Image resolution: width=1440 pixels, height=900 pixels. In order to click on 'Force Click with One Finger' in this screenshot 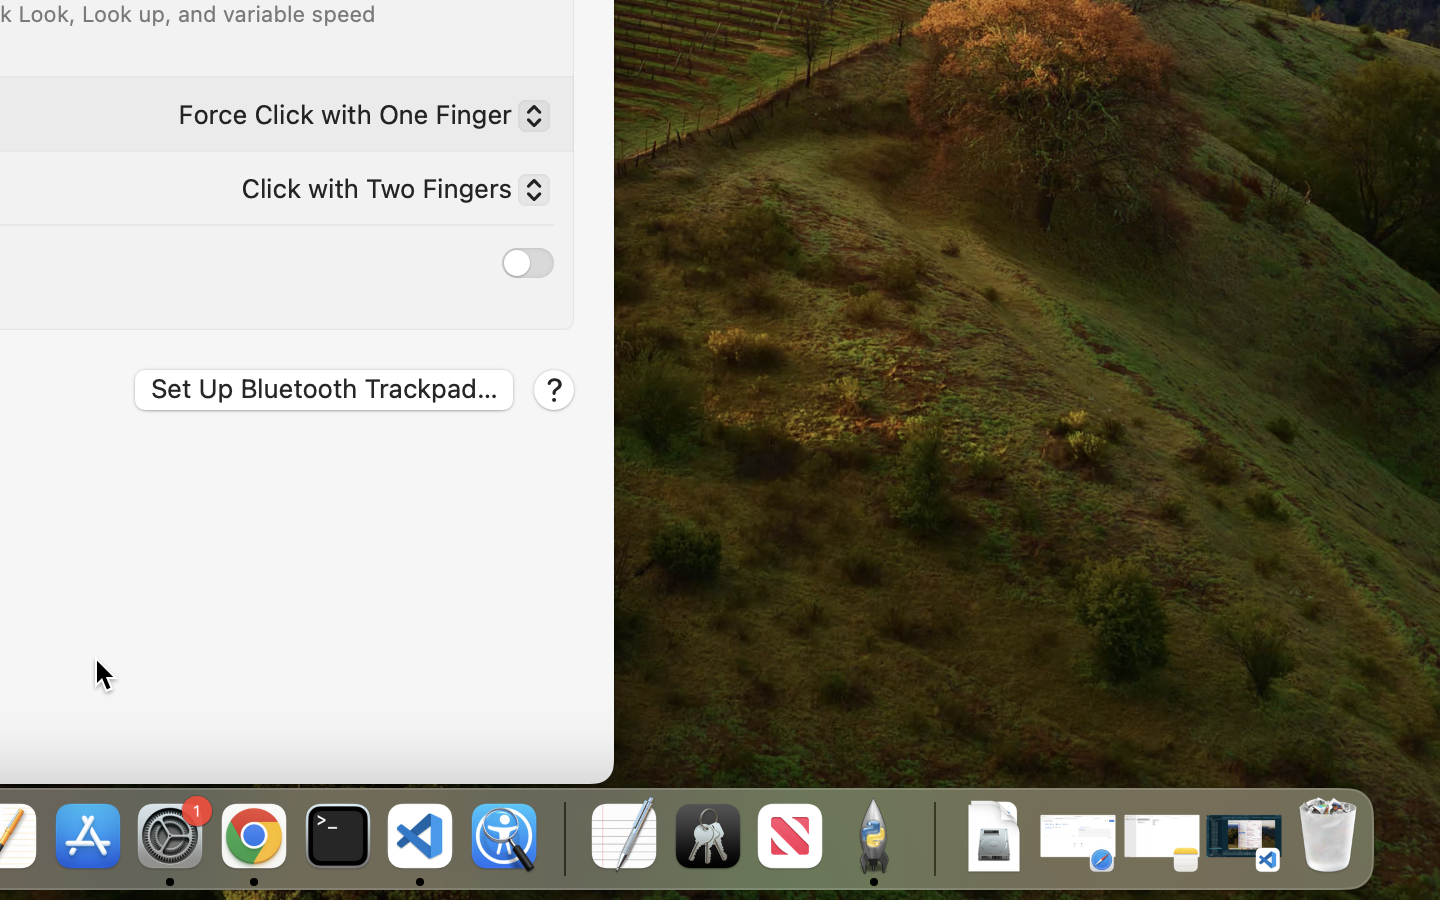, I will do `click(355, 118)`.